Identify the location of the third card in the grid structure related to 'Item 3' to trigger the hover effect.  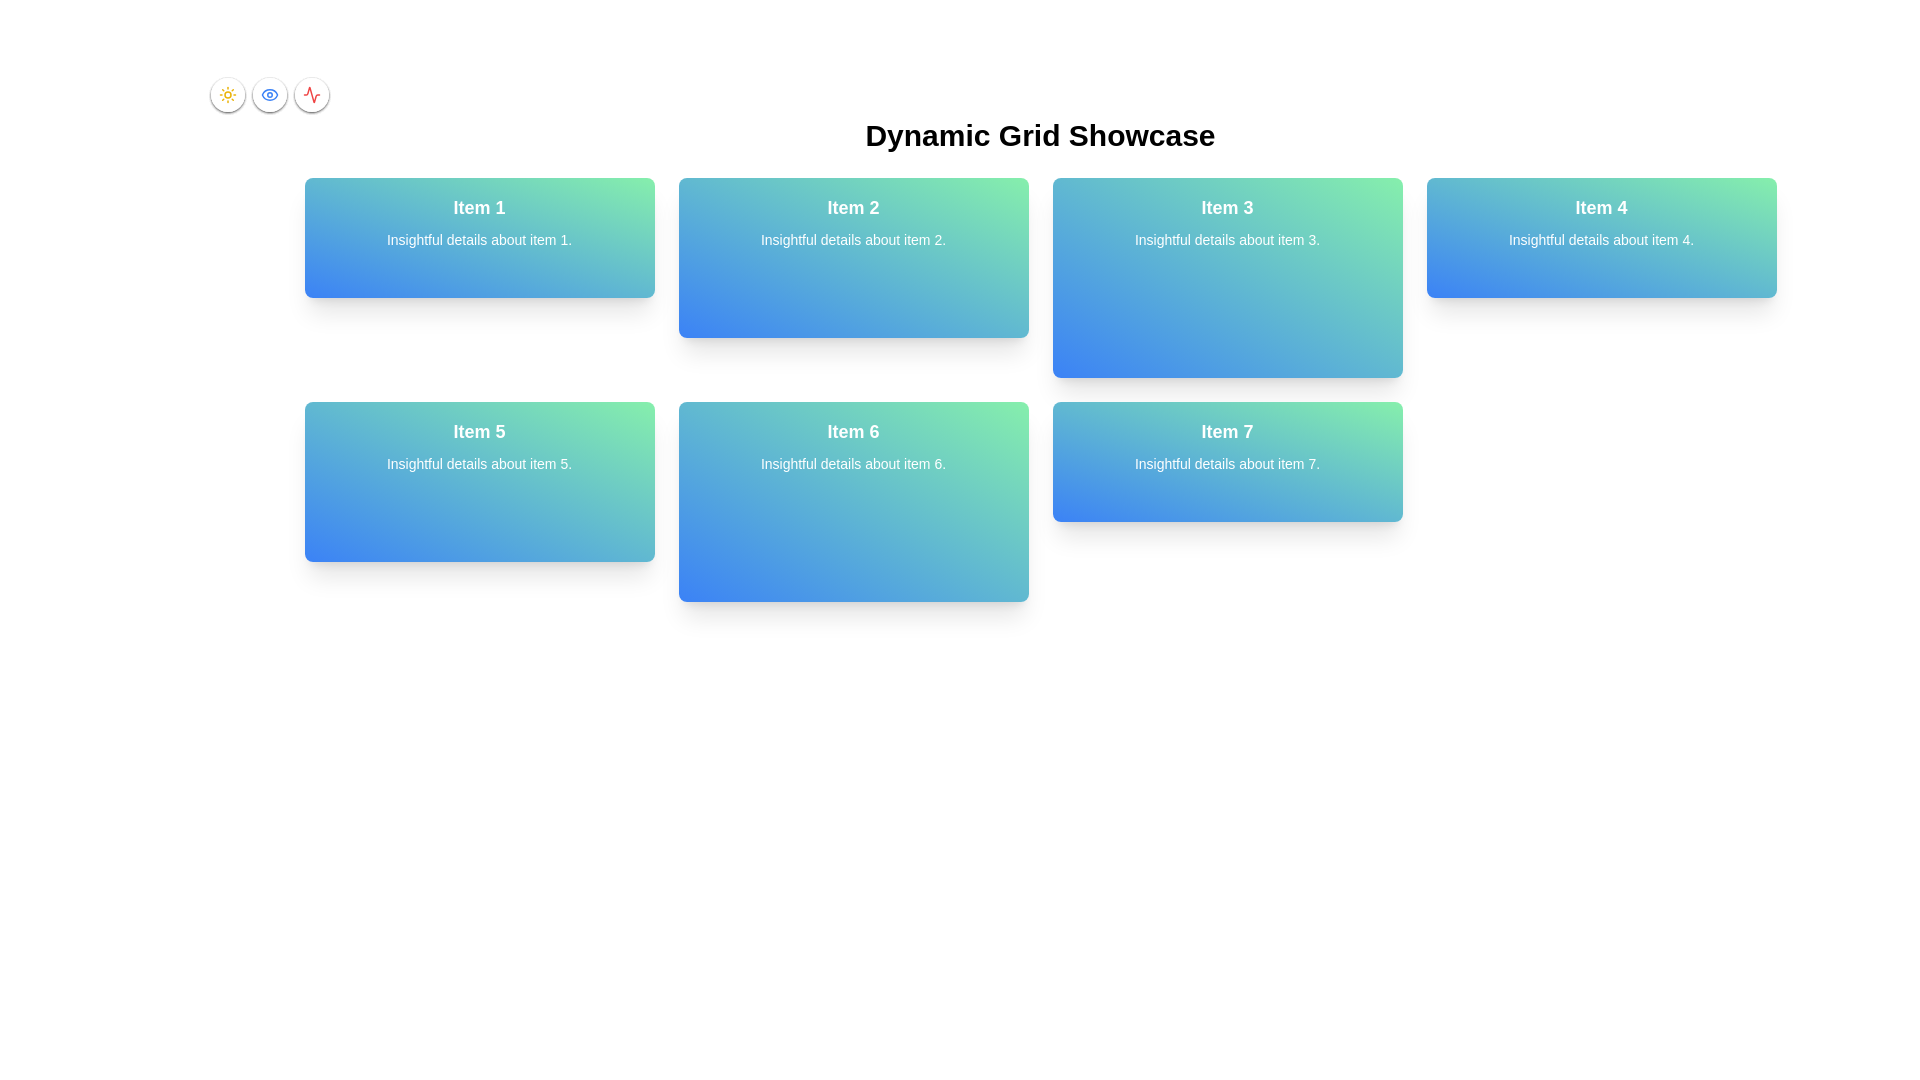
(1226, 277).